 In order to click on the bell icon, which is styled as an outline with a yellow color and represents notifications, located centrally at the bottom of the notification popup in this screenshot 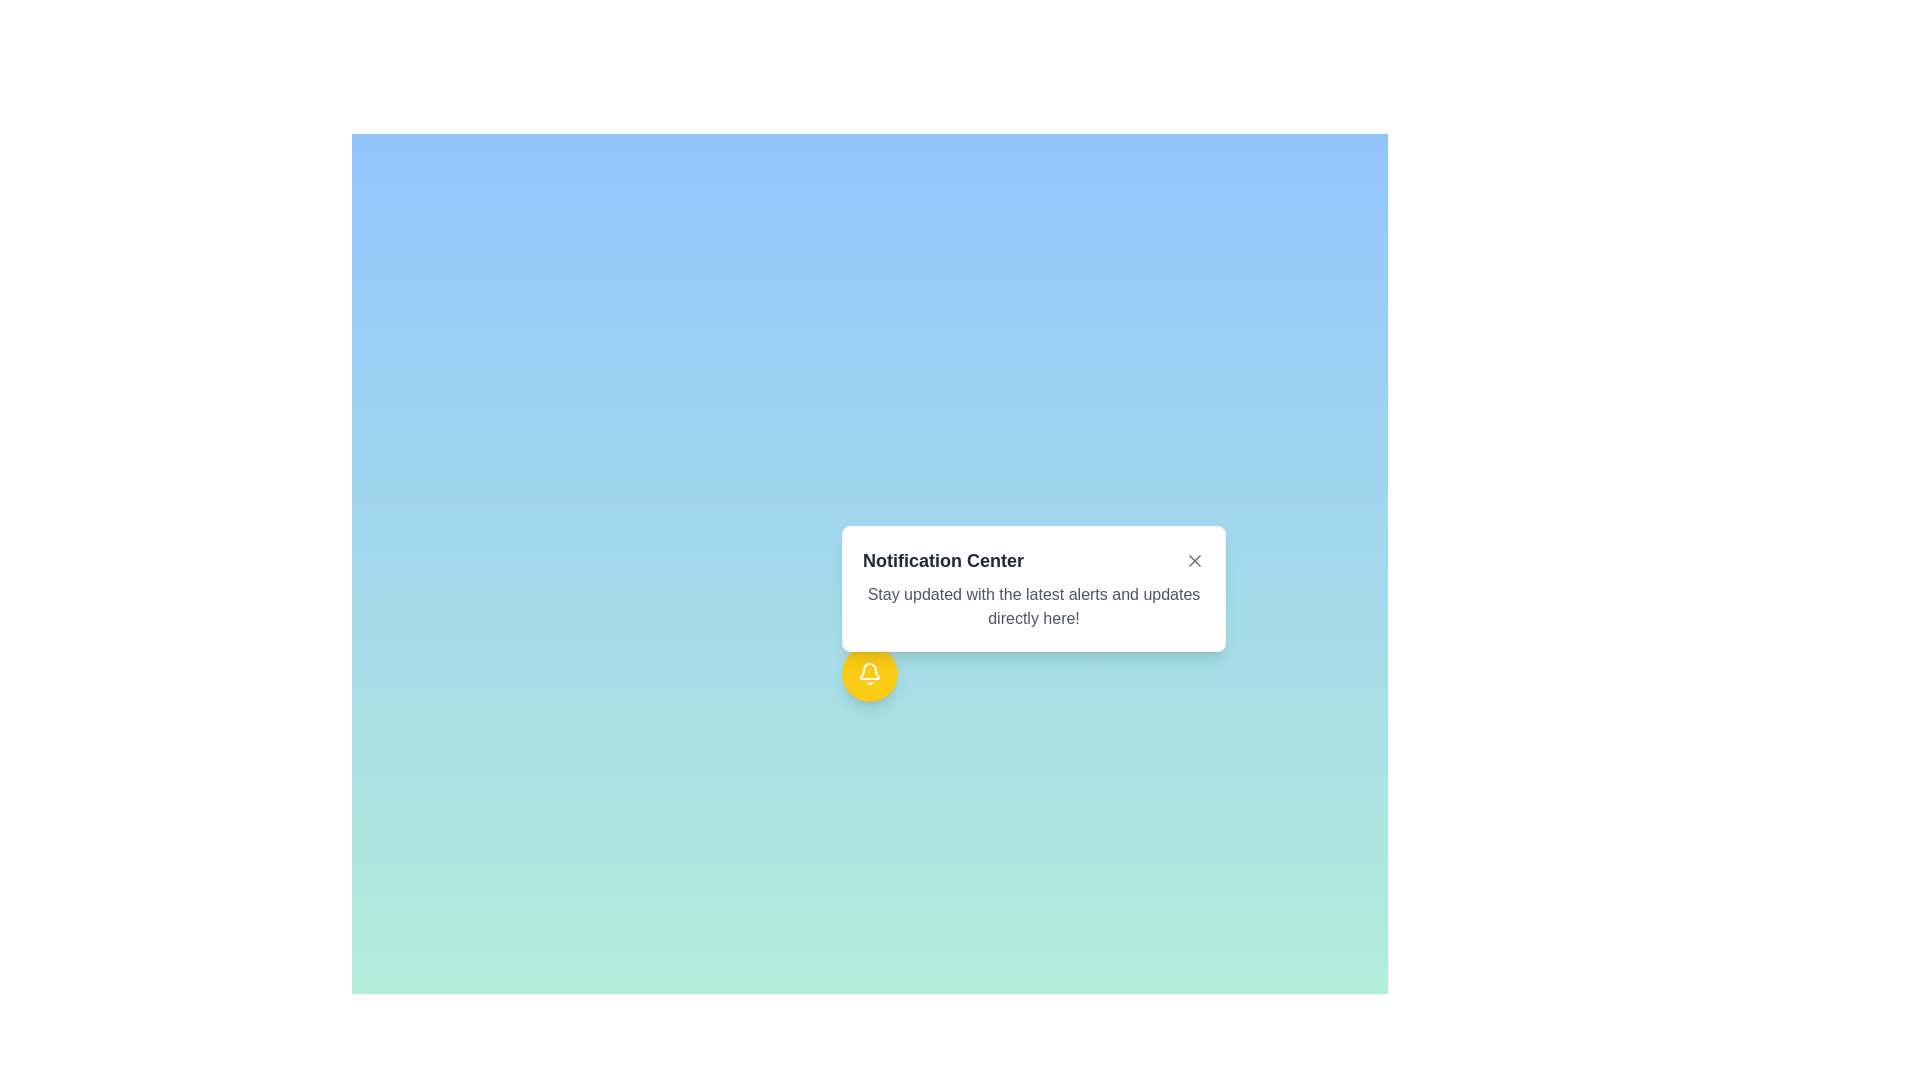, I will do `click(869, 671)`.